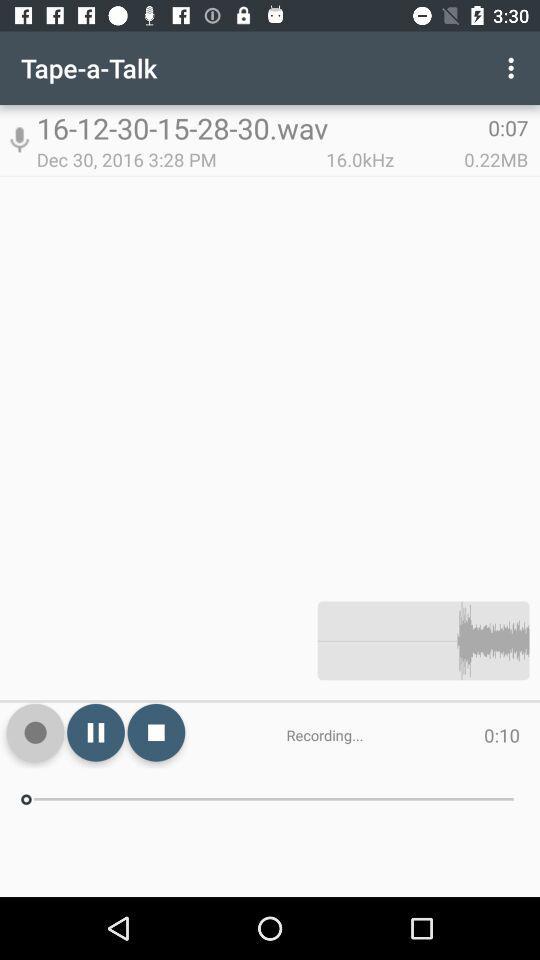 The image size is (540, 960). I want to click on the mike icon, so click(18, 139).